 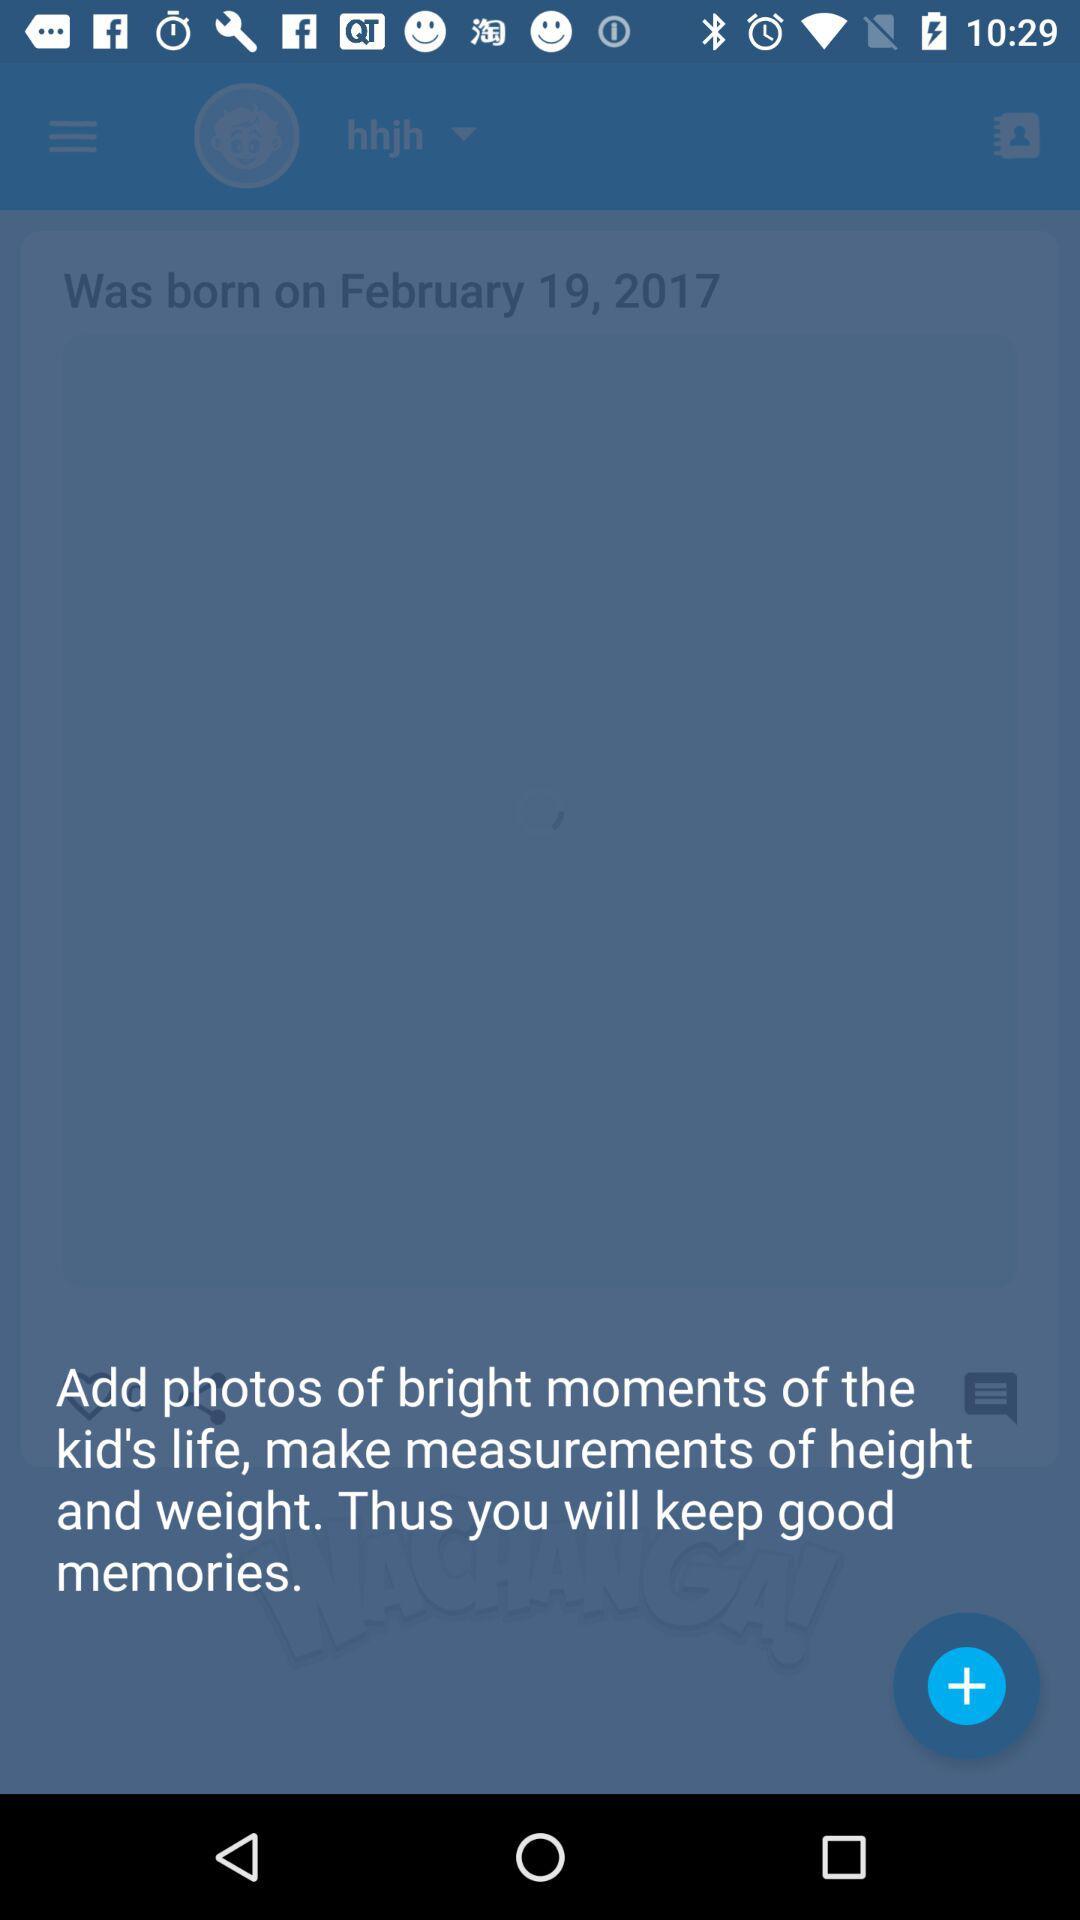 I want to click on the add icon, so click(x=965, y=1684).